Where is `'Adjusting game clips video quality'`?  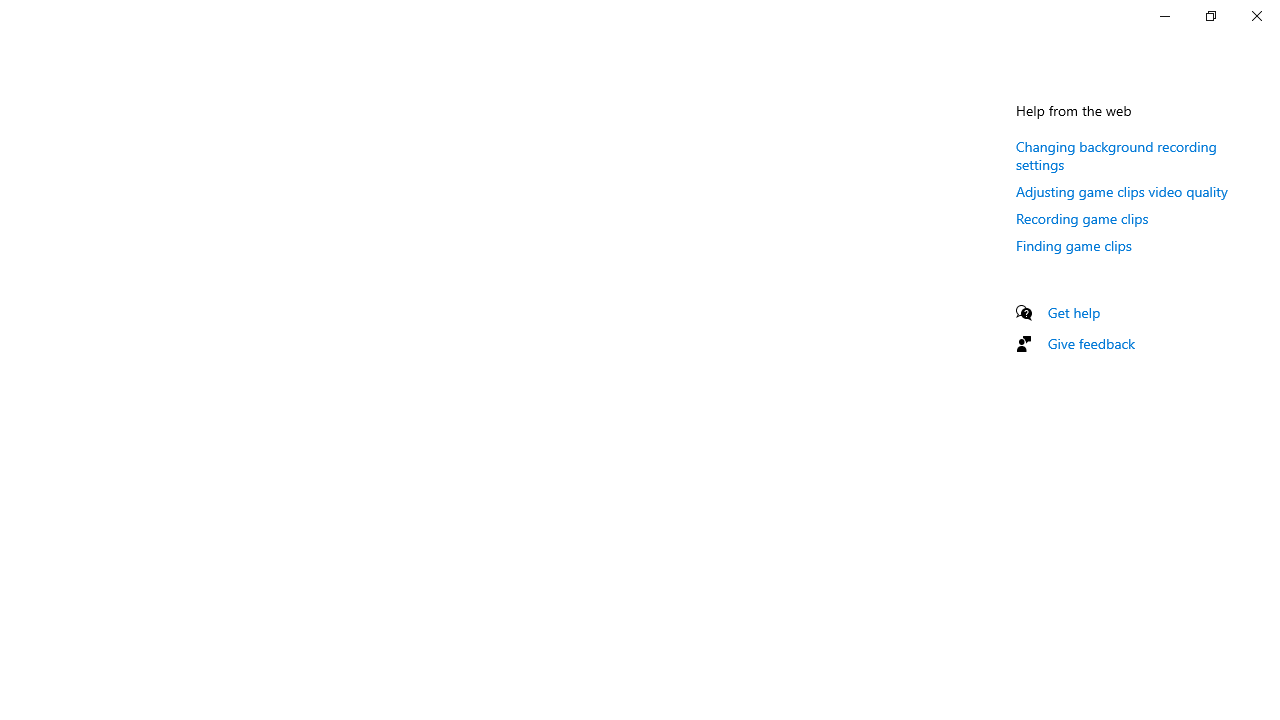
'Adjusting game clips video quality' is located at coordinates (1121, 191).